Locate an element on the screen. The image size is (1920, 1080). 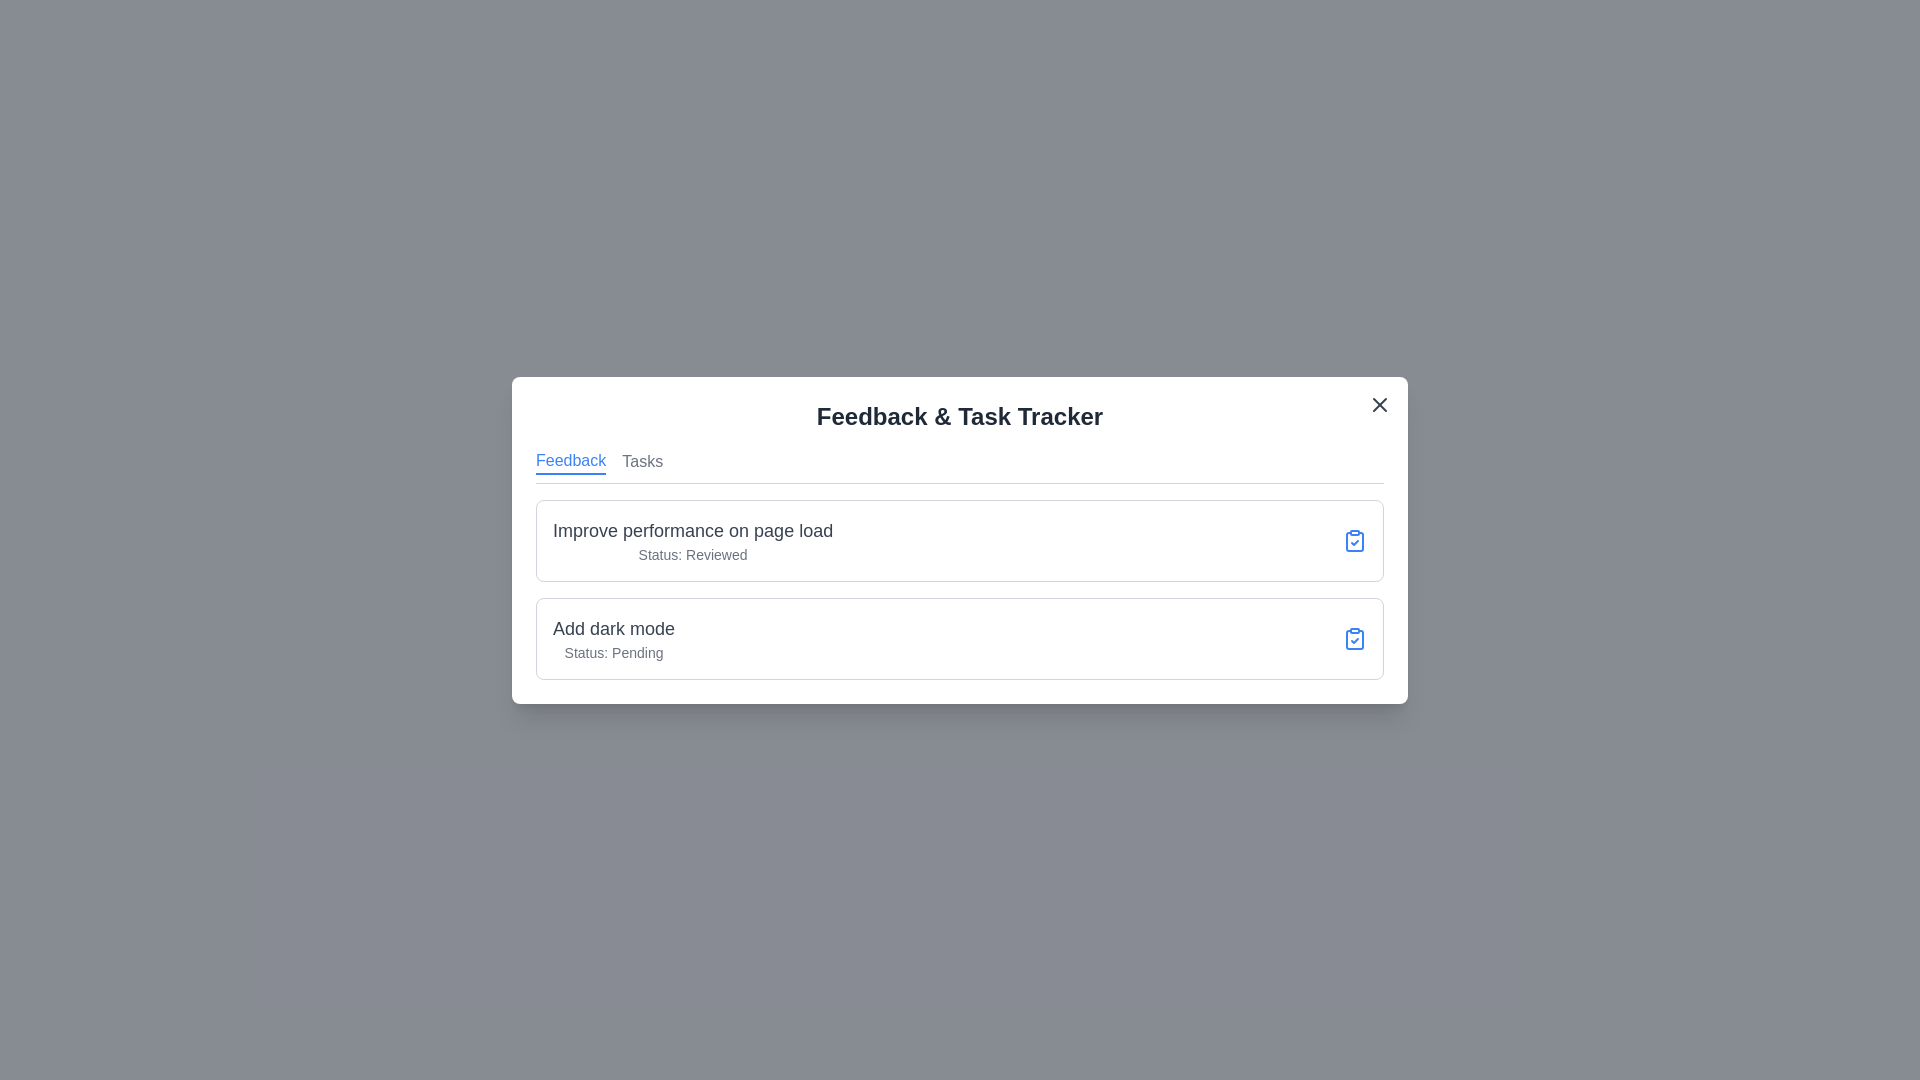
the 'Feedback' interactive tab in the header section is located at coordinates (570, 461).